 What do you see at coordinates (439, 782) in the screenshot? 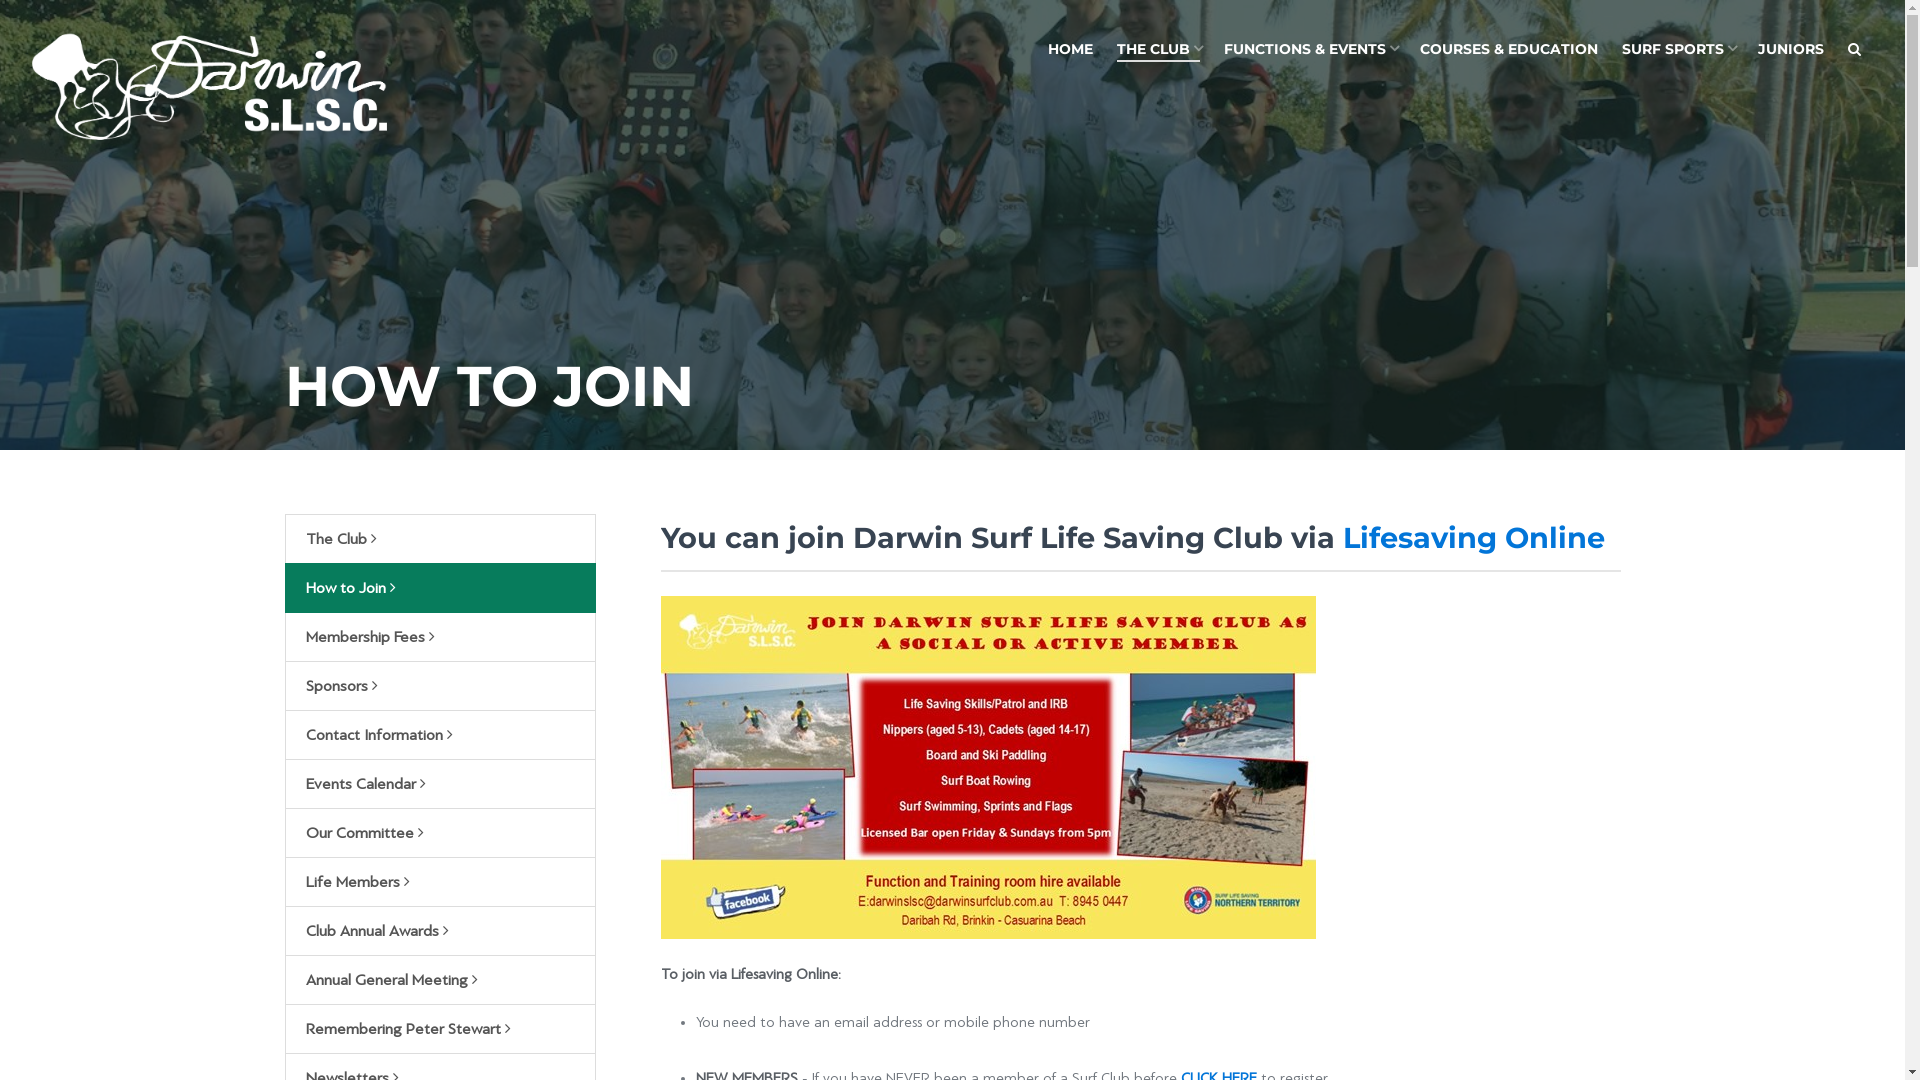
I see `'Events Calendar '` at bounding box center [439, 782].